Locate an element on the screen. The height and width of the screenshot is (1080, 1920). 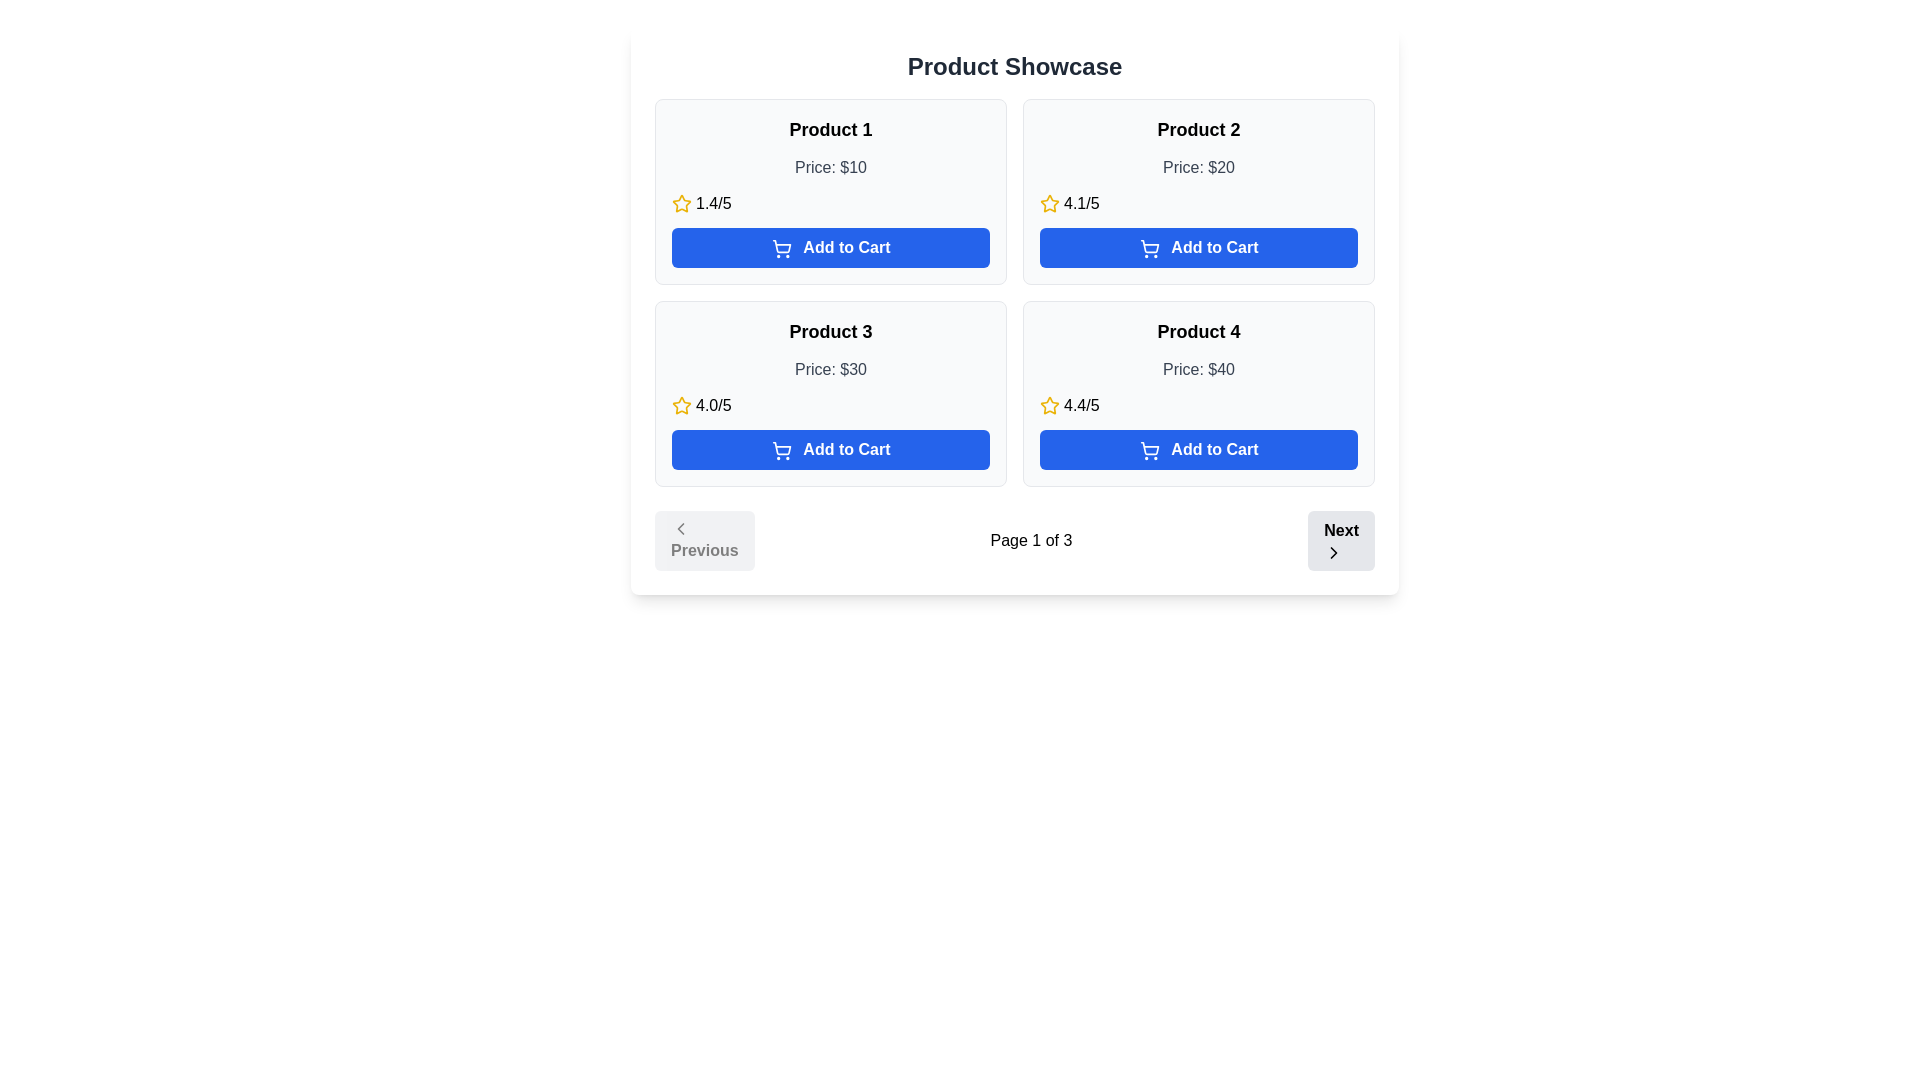
the shopping cart icon located on the blue 'Add to Cart' button at the bottom of the first product card is located at coordinates (780, 247).